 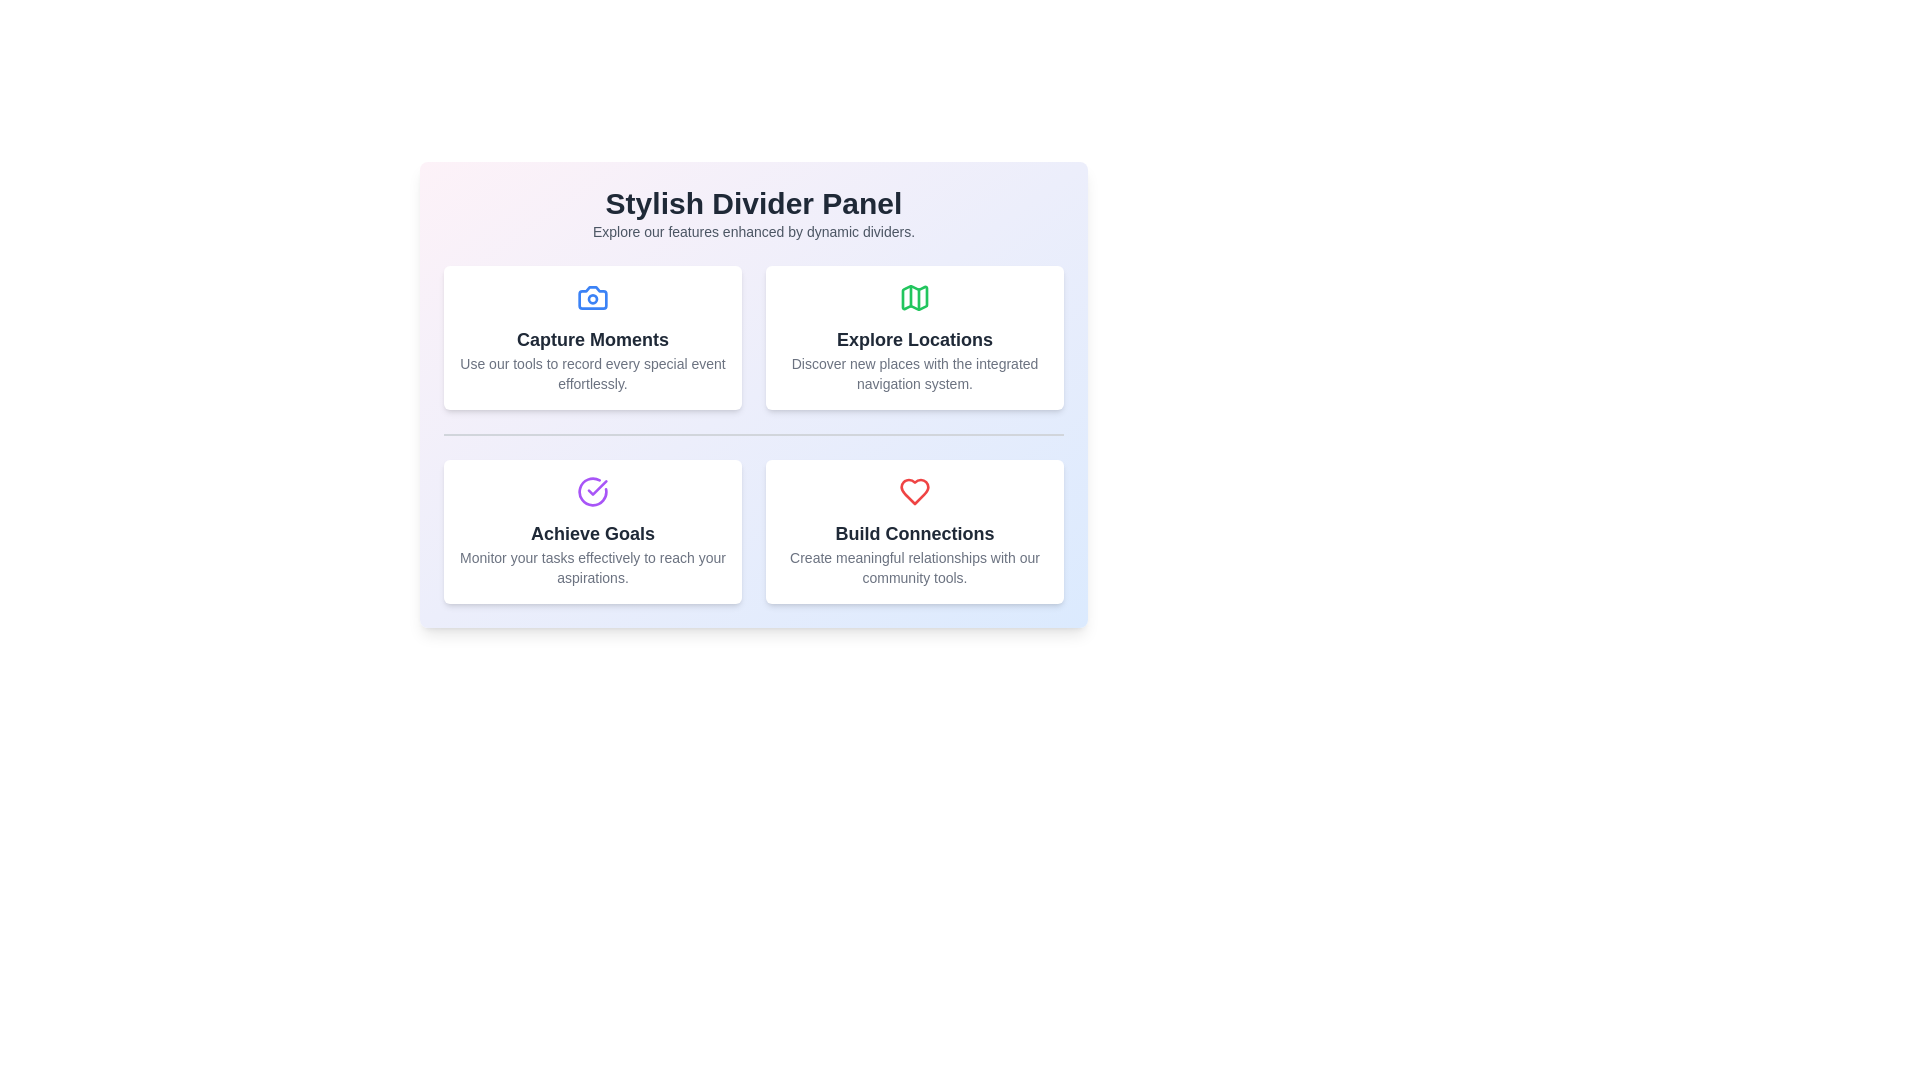 What do you see at coordinates (592, 374) in the screenshot?
I see `the informational text element located beneath the 'Capture Moments' title within the 'Capture Moments' card` at bounding box center [592, 374].